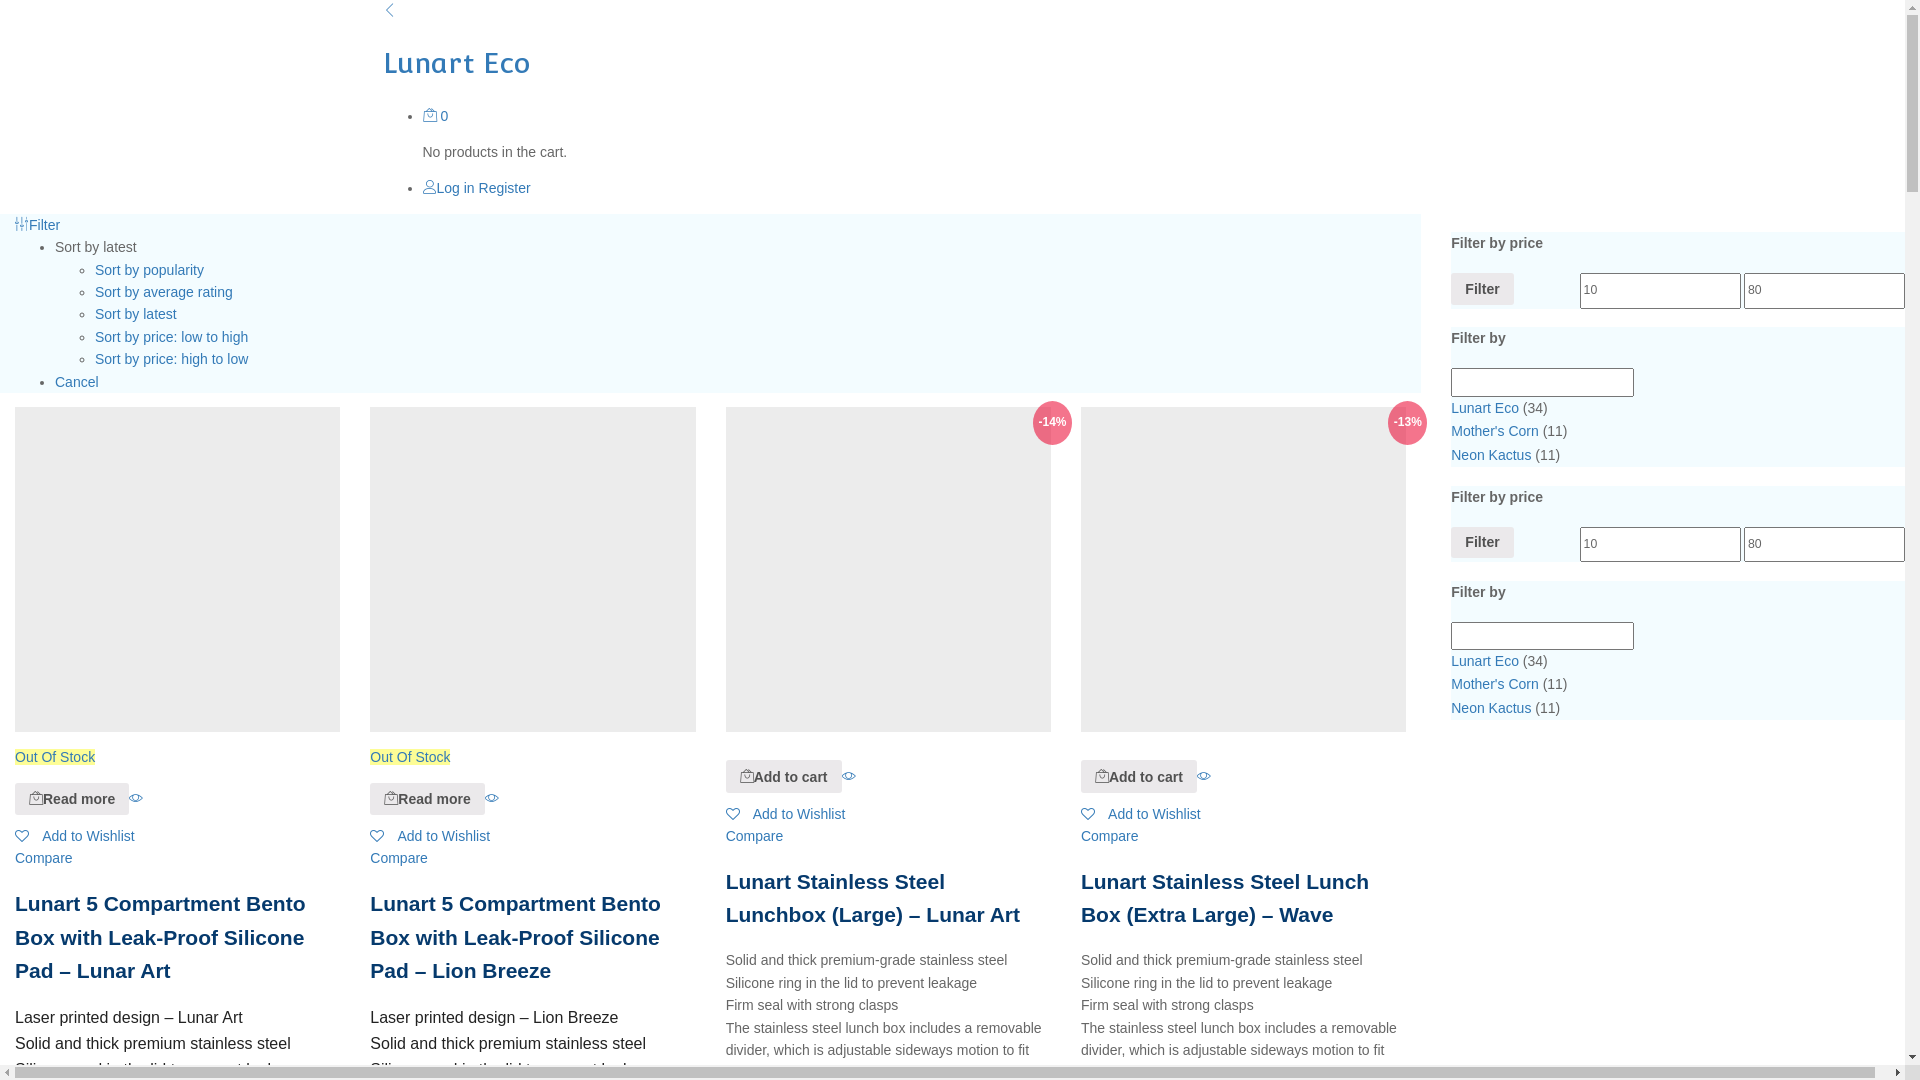 This screenshot has width=1920, height=1080. I want to click on 'Add to Wishlist', so click(785, 813).